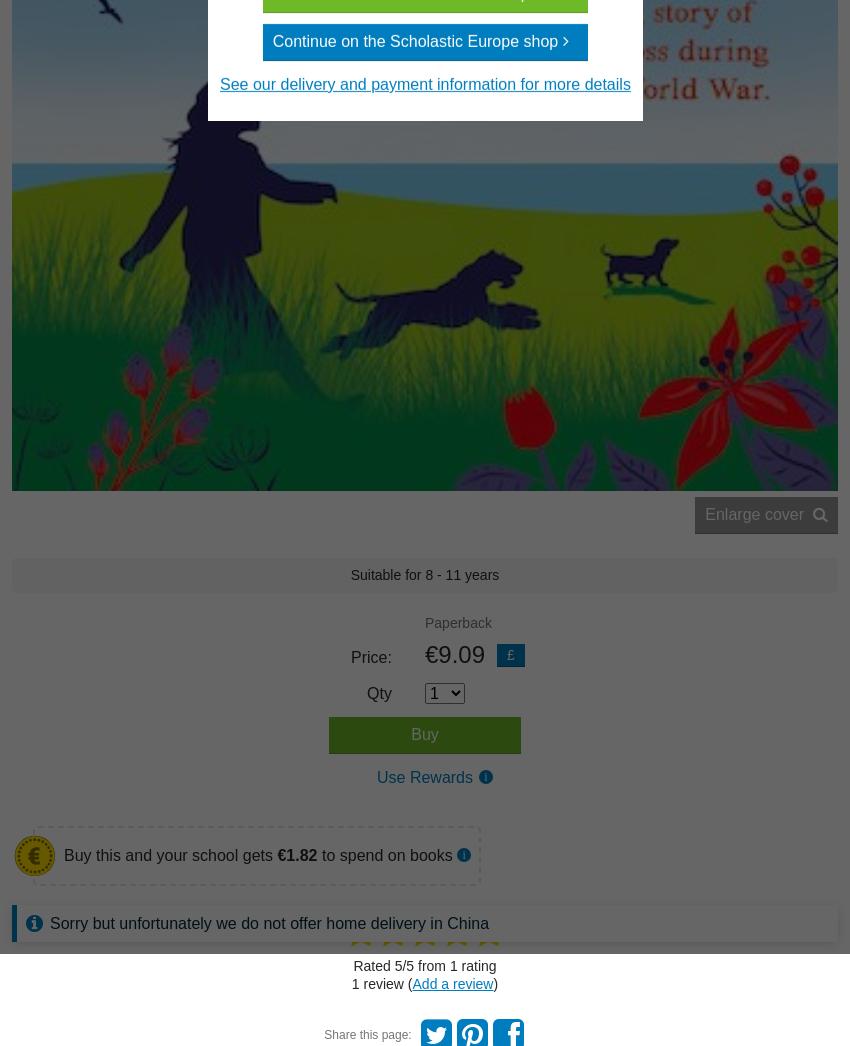 The image size is (850, 1046). What do you see at coordinates (424, 733) in the screenshot?
I see `'Buy'` at bounding box center [424, 733].